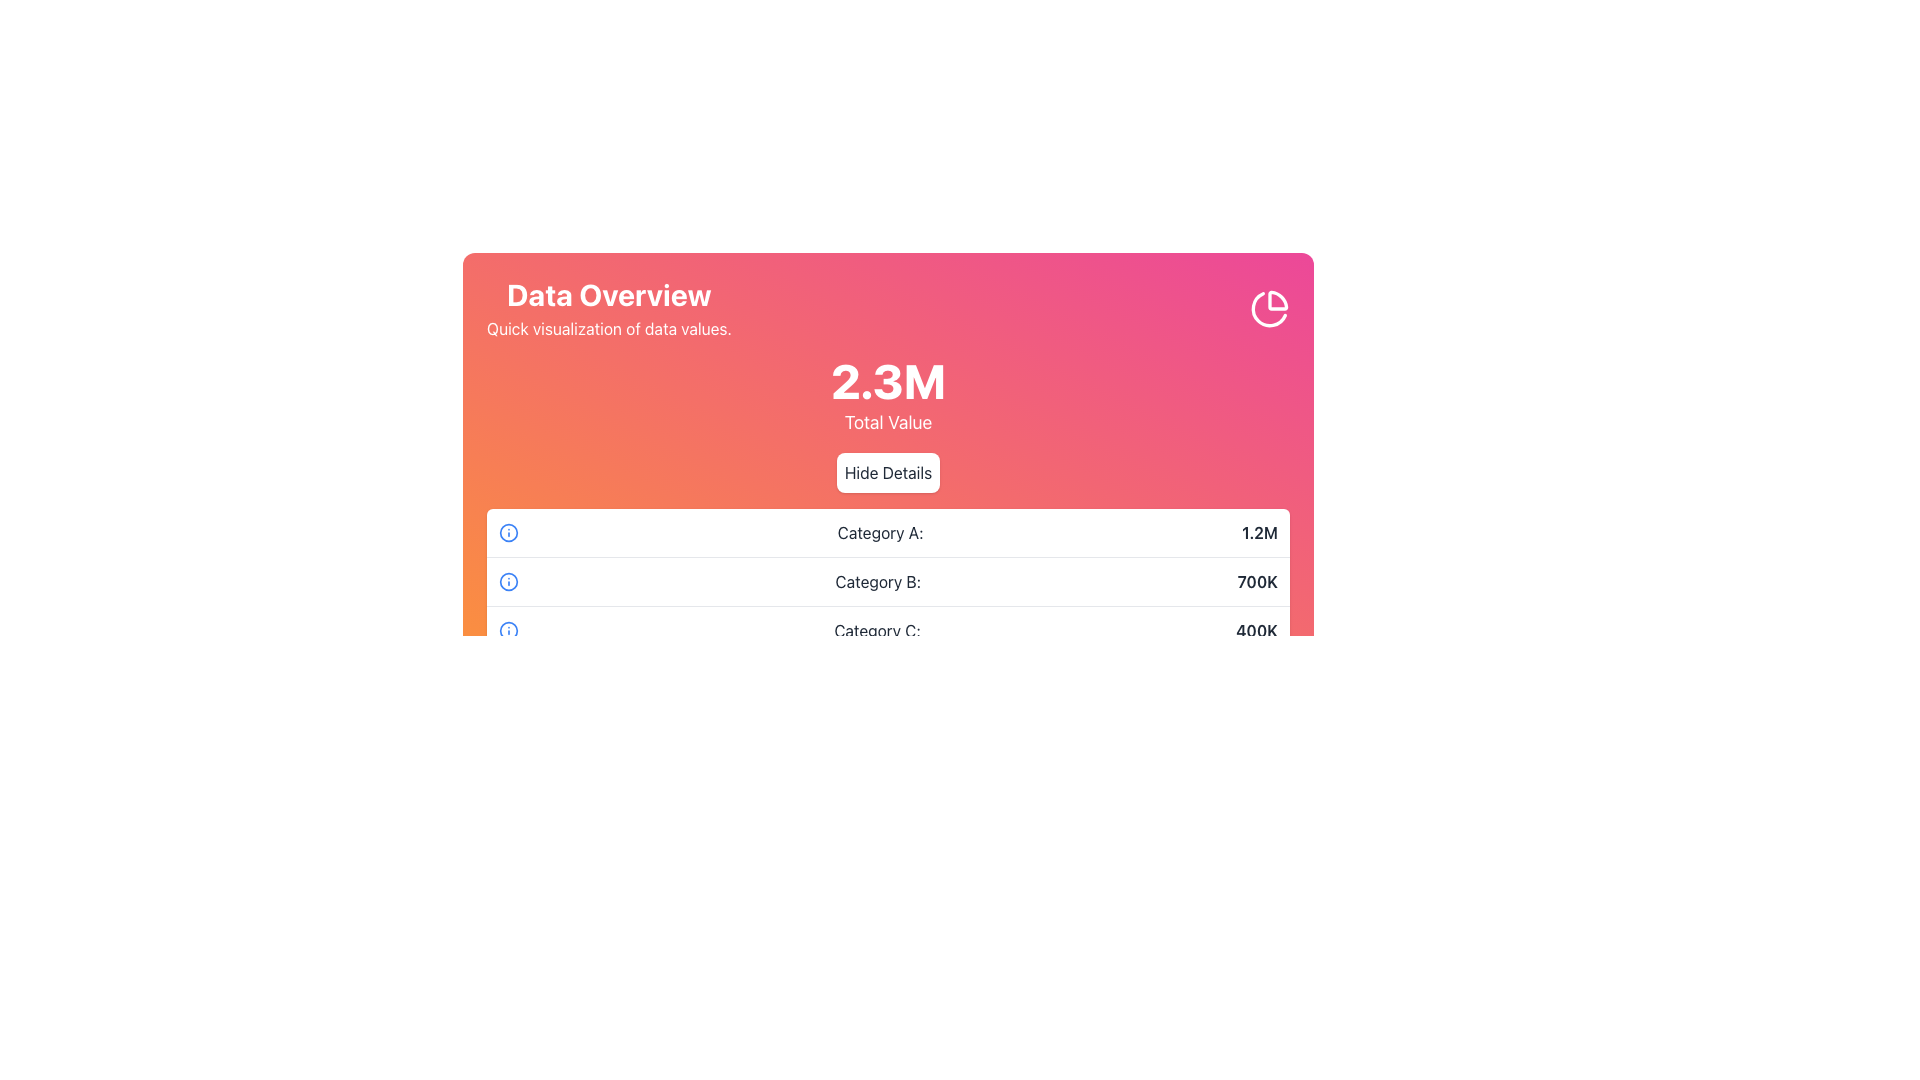  What do you see at coordinates (887, 531) in the screenshot?
I see `the first list item which contains 'Category A:' and '1.2M' to possibly reveal tooltips` at bounding box center [887, 531].